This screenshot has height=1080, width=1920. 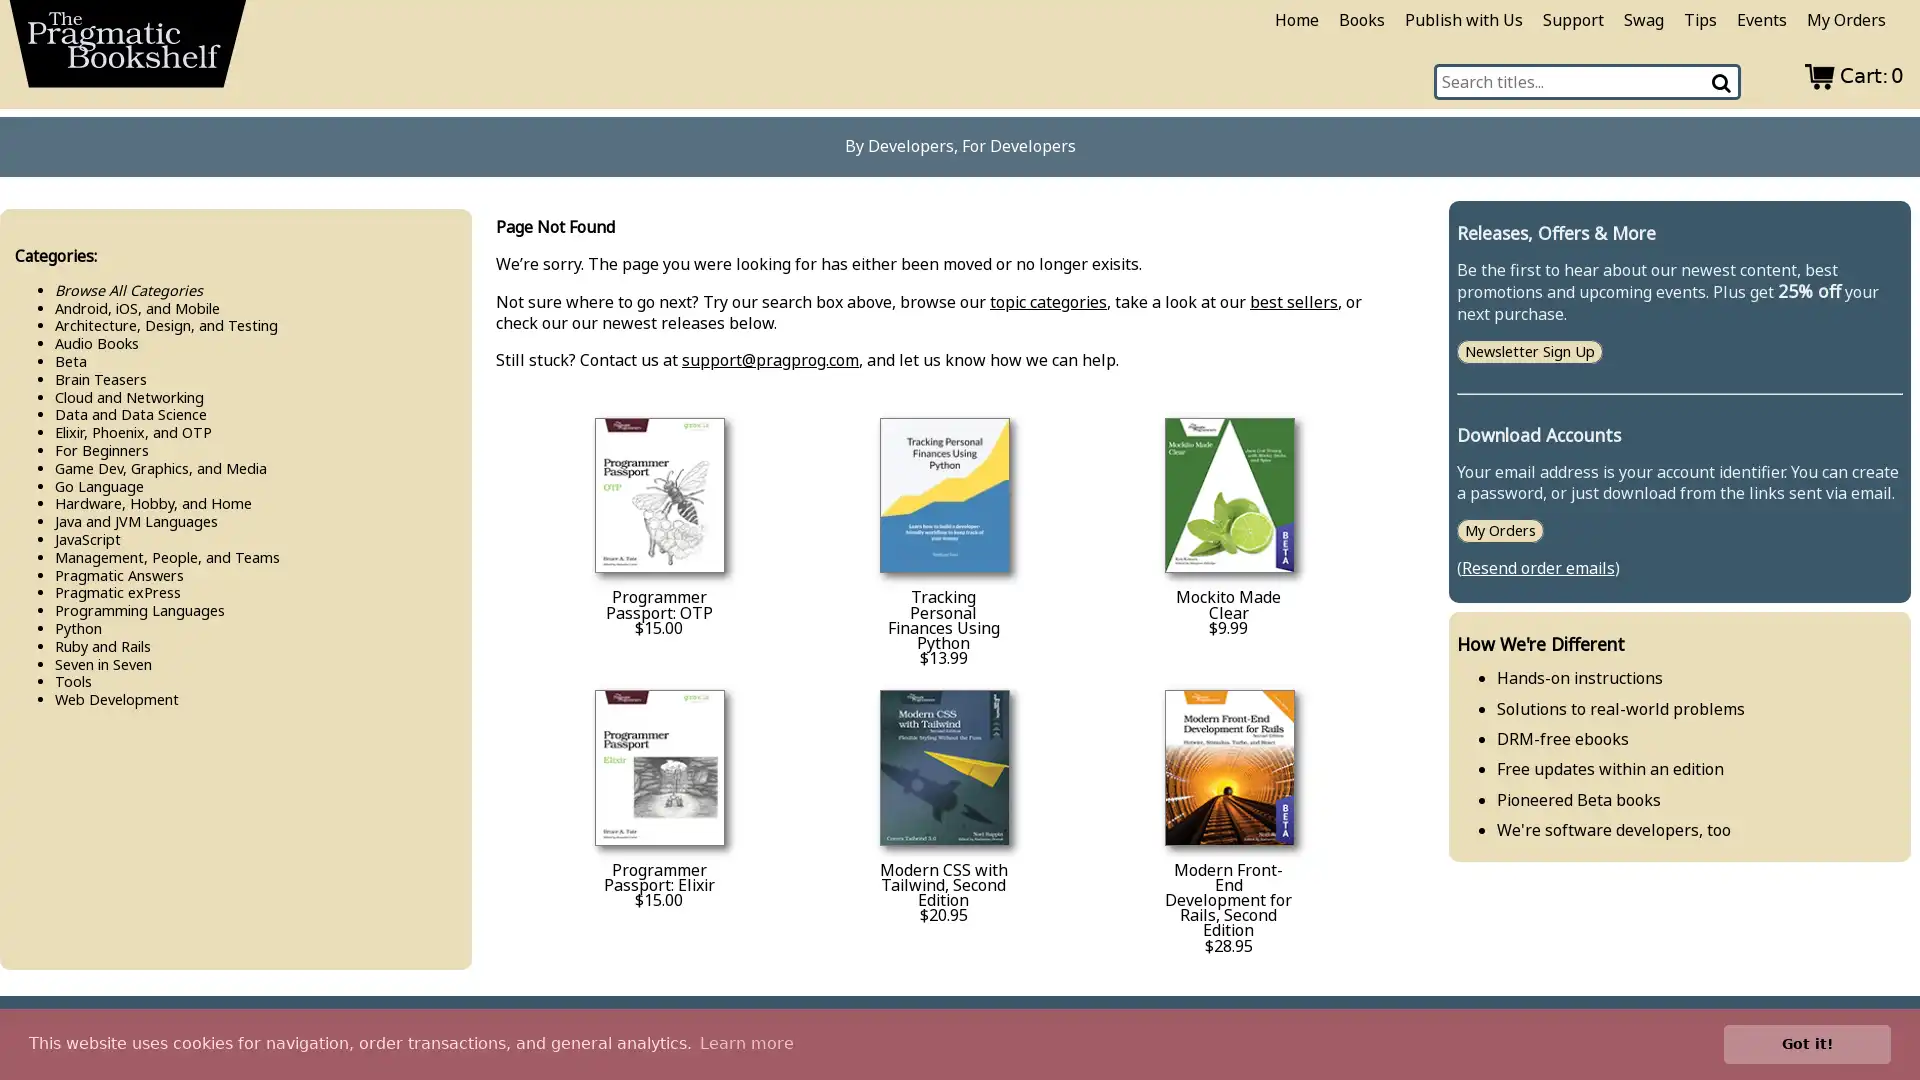 I want to click on dismiss cookie message, so click(x=1807, y=1043).